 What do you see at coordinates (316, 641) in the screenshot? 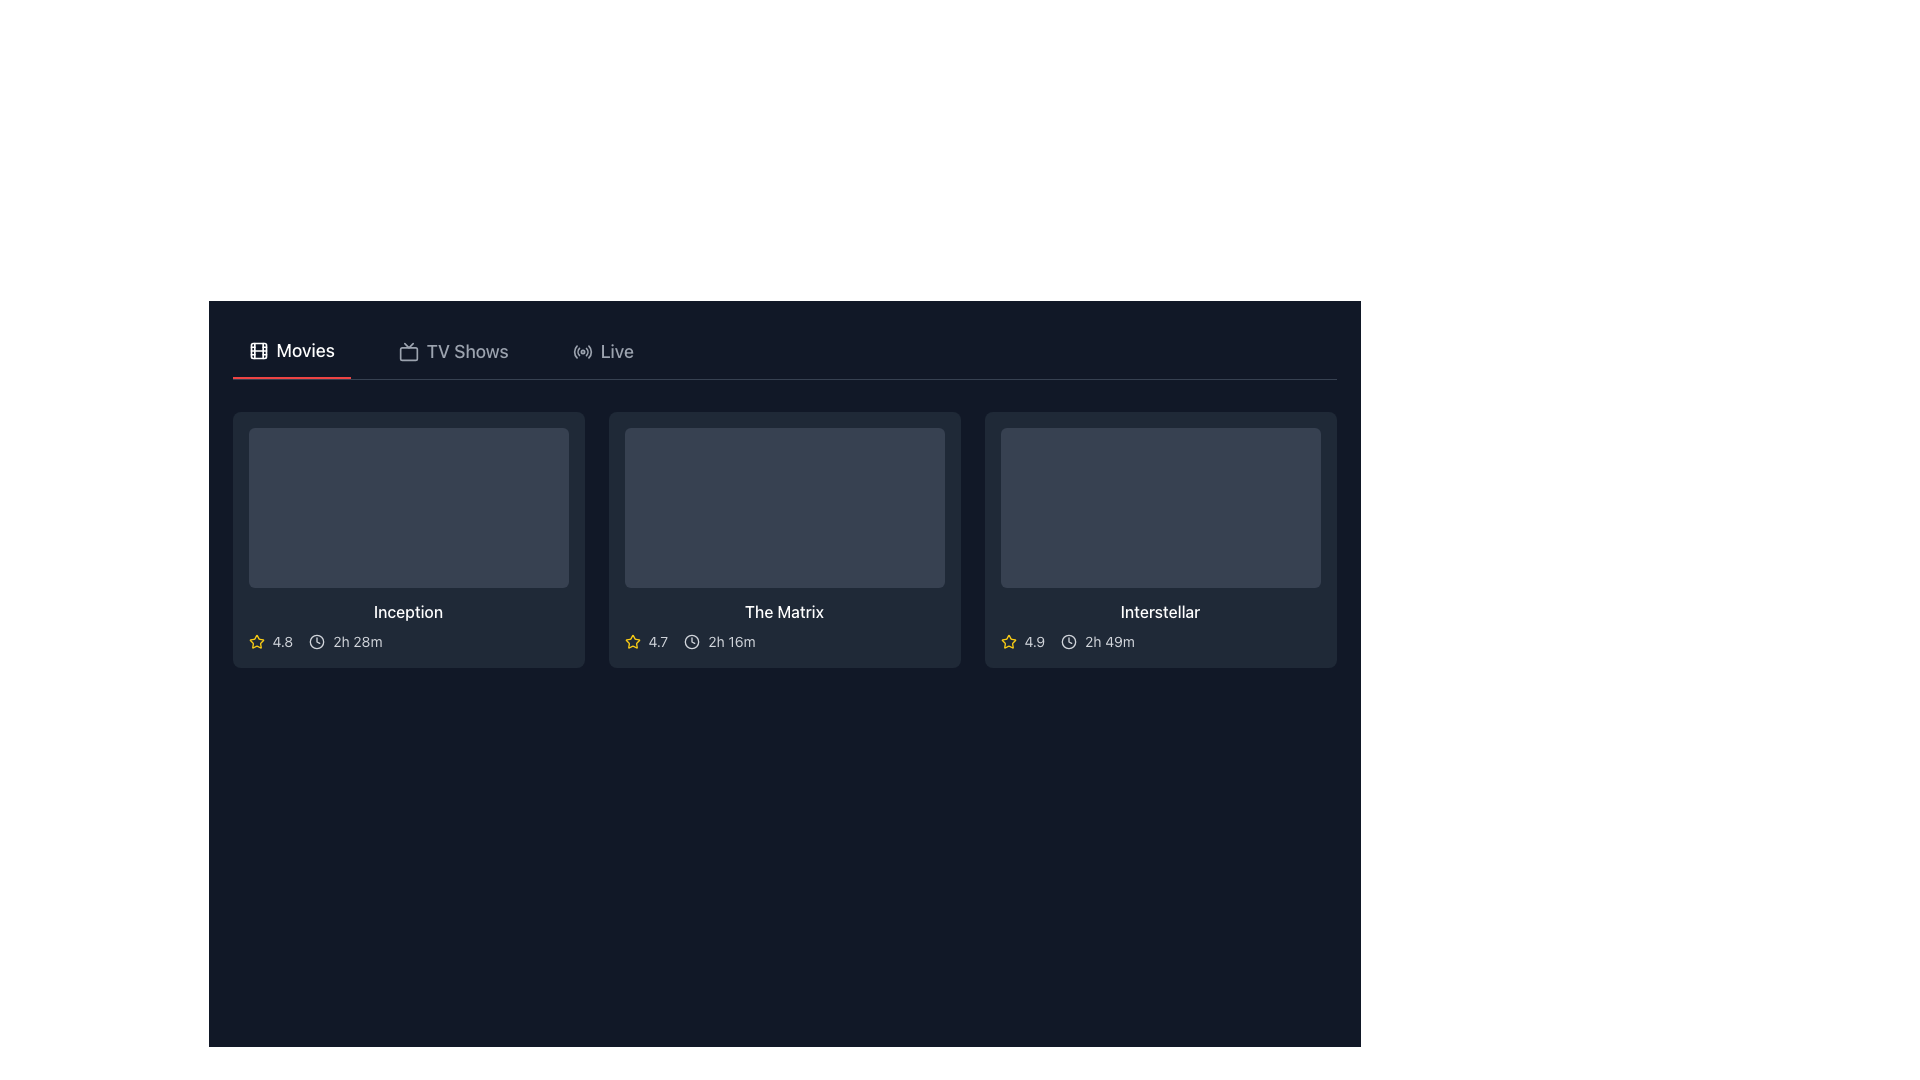
I see `the SVG Circle Element within the clock icon of the 'Inception' movie information card, which is located after the star rating and before the duration text` at bounding box center [316, 641].